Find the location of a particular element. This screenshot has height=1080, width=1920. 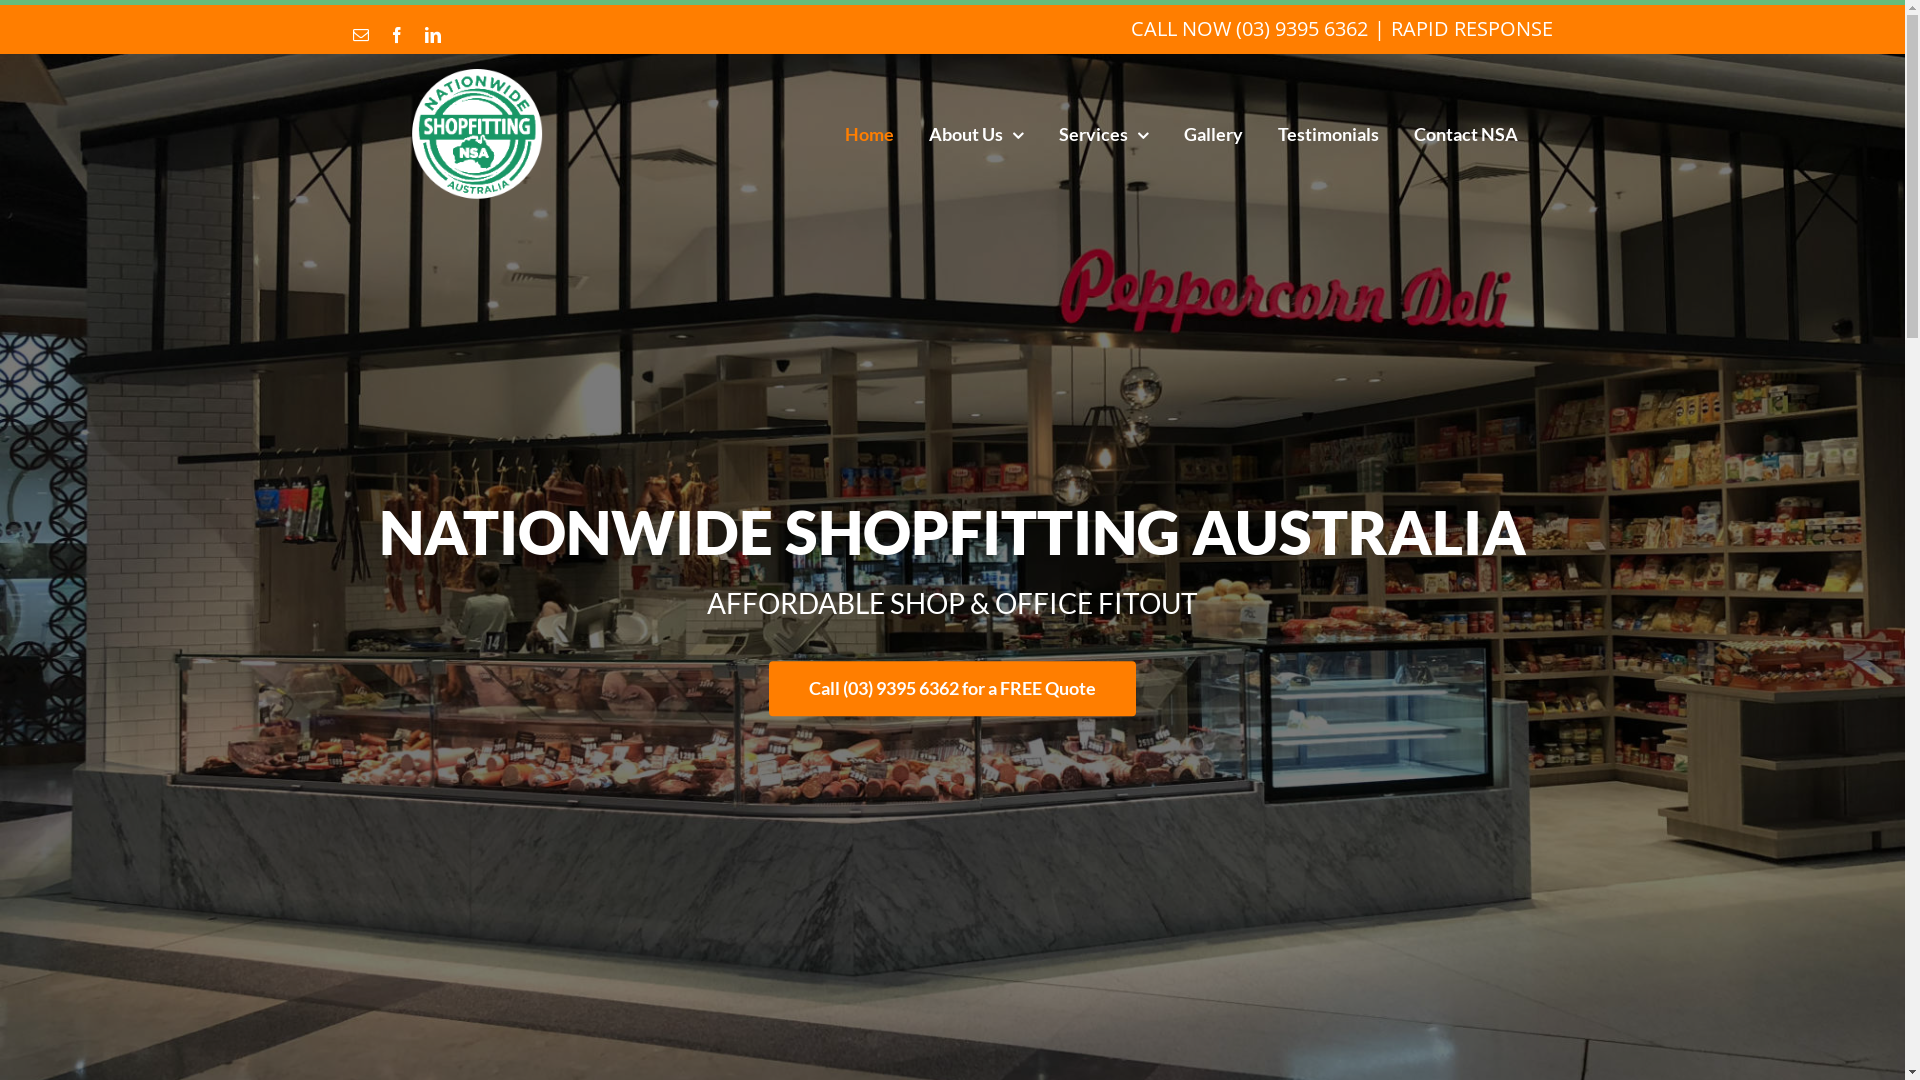

'Email' is located at coordinates (360, 34).